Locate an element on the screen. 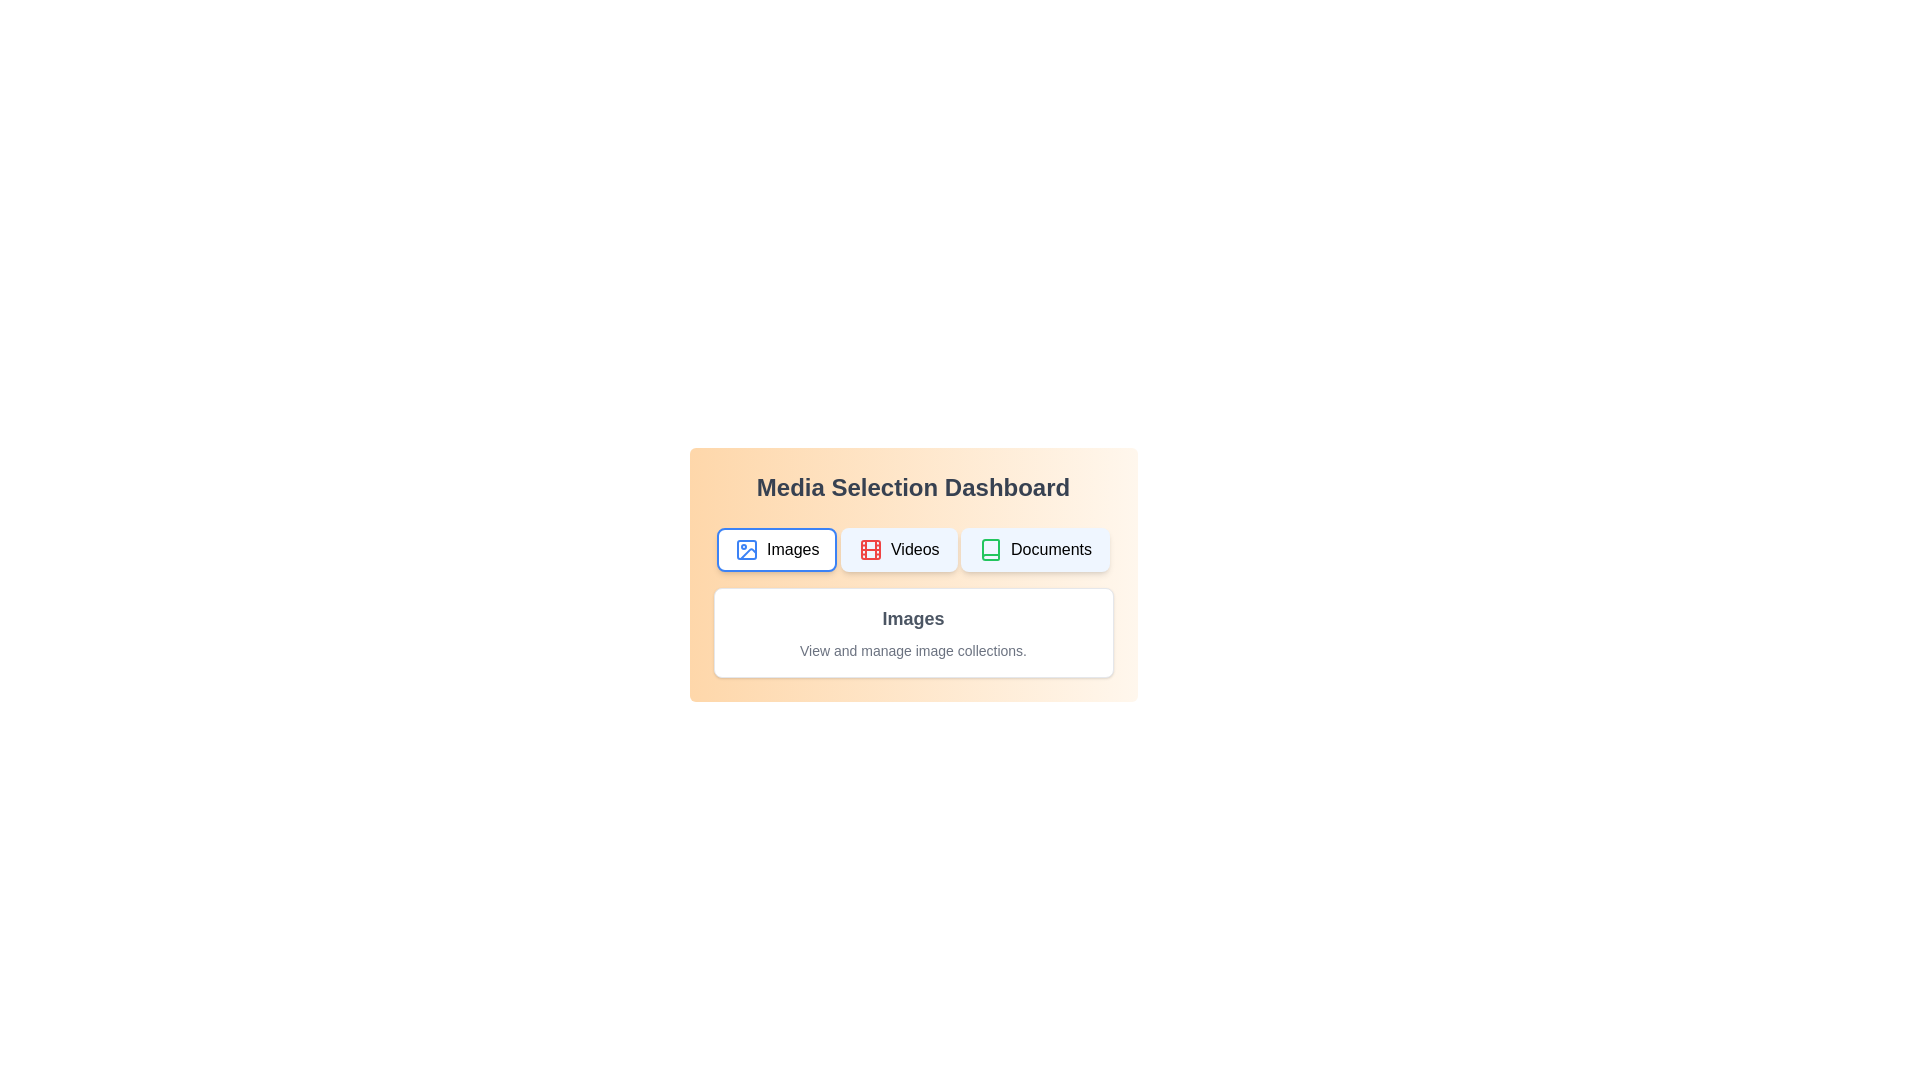  the button in the bottom-right corner of the 'Media Selection Dashboard' is located at coordinates (1035, 550).